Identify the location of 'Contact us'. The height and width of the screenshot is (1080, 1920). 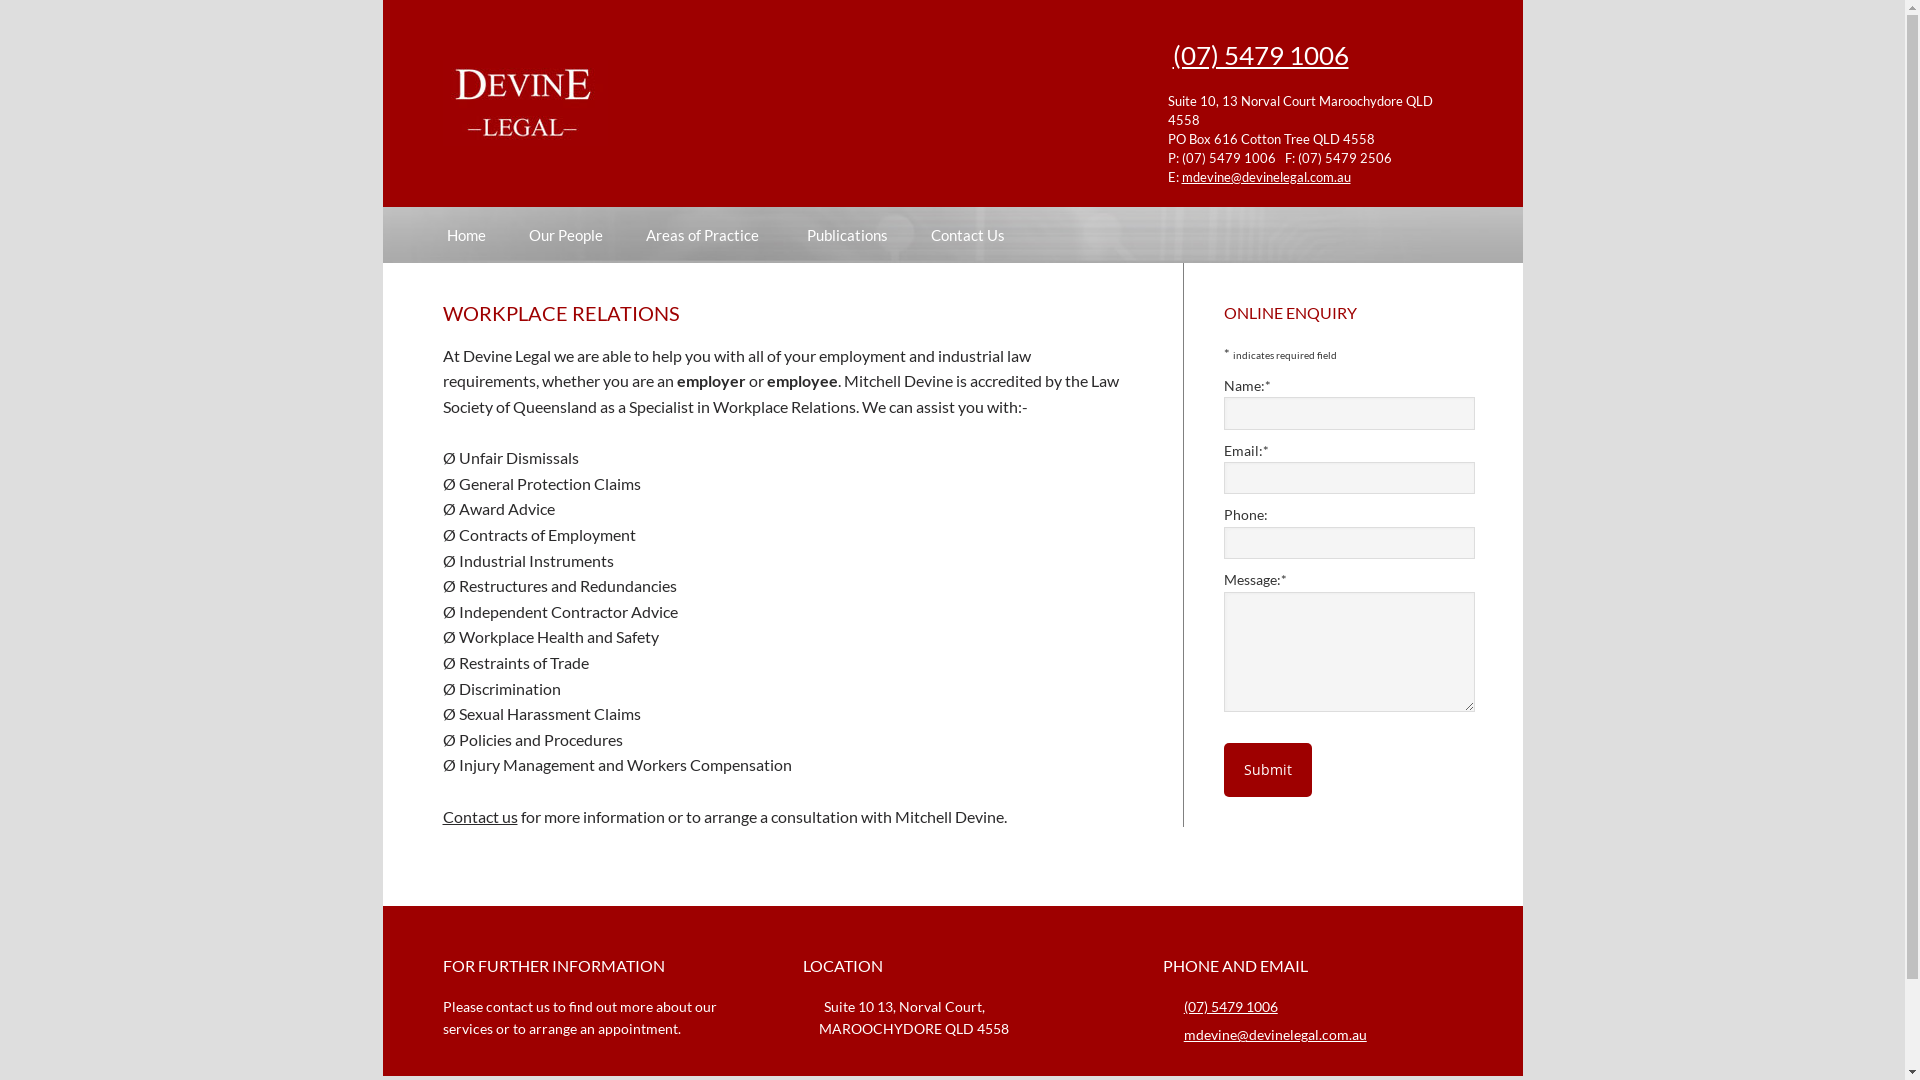
(478, 816).